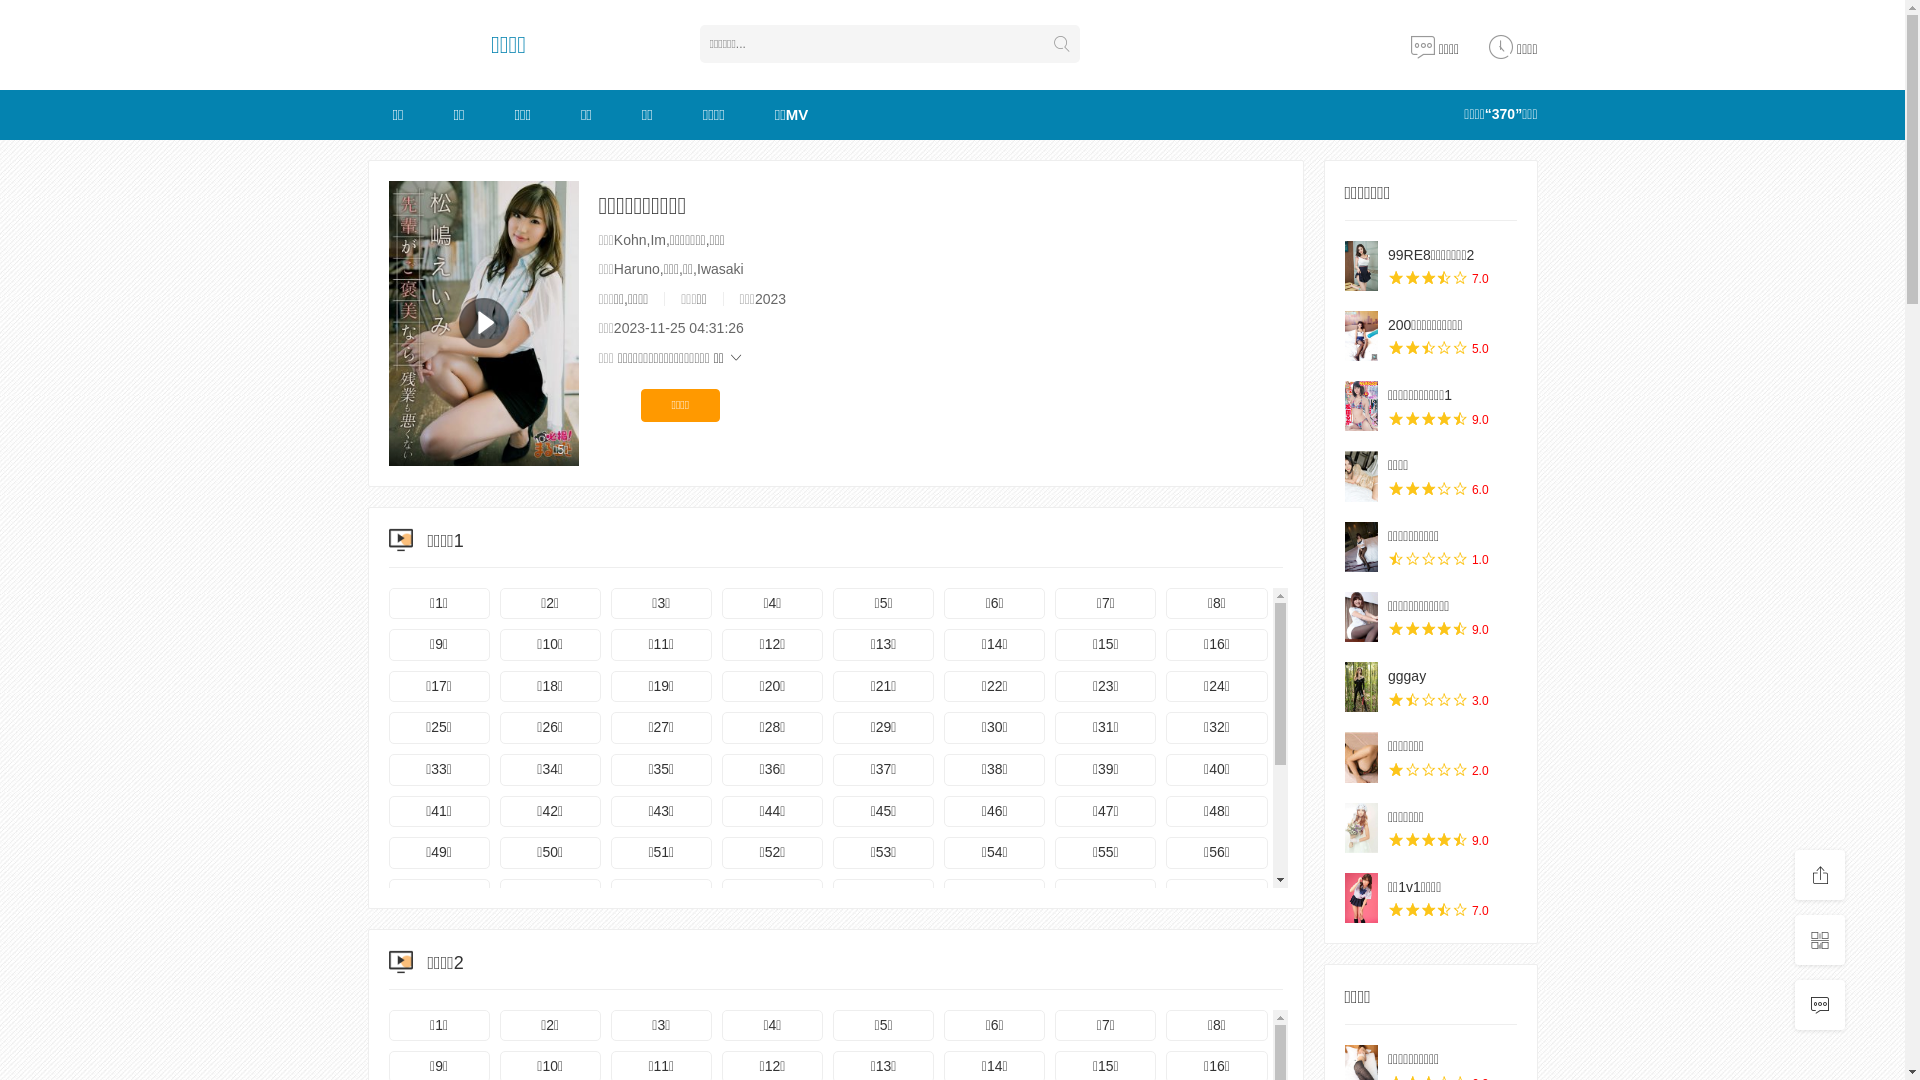 The height and width of the screenshot is (1080, 1920). I want to click on 'gggay', so click(1386, 675).